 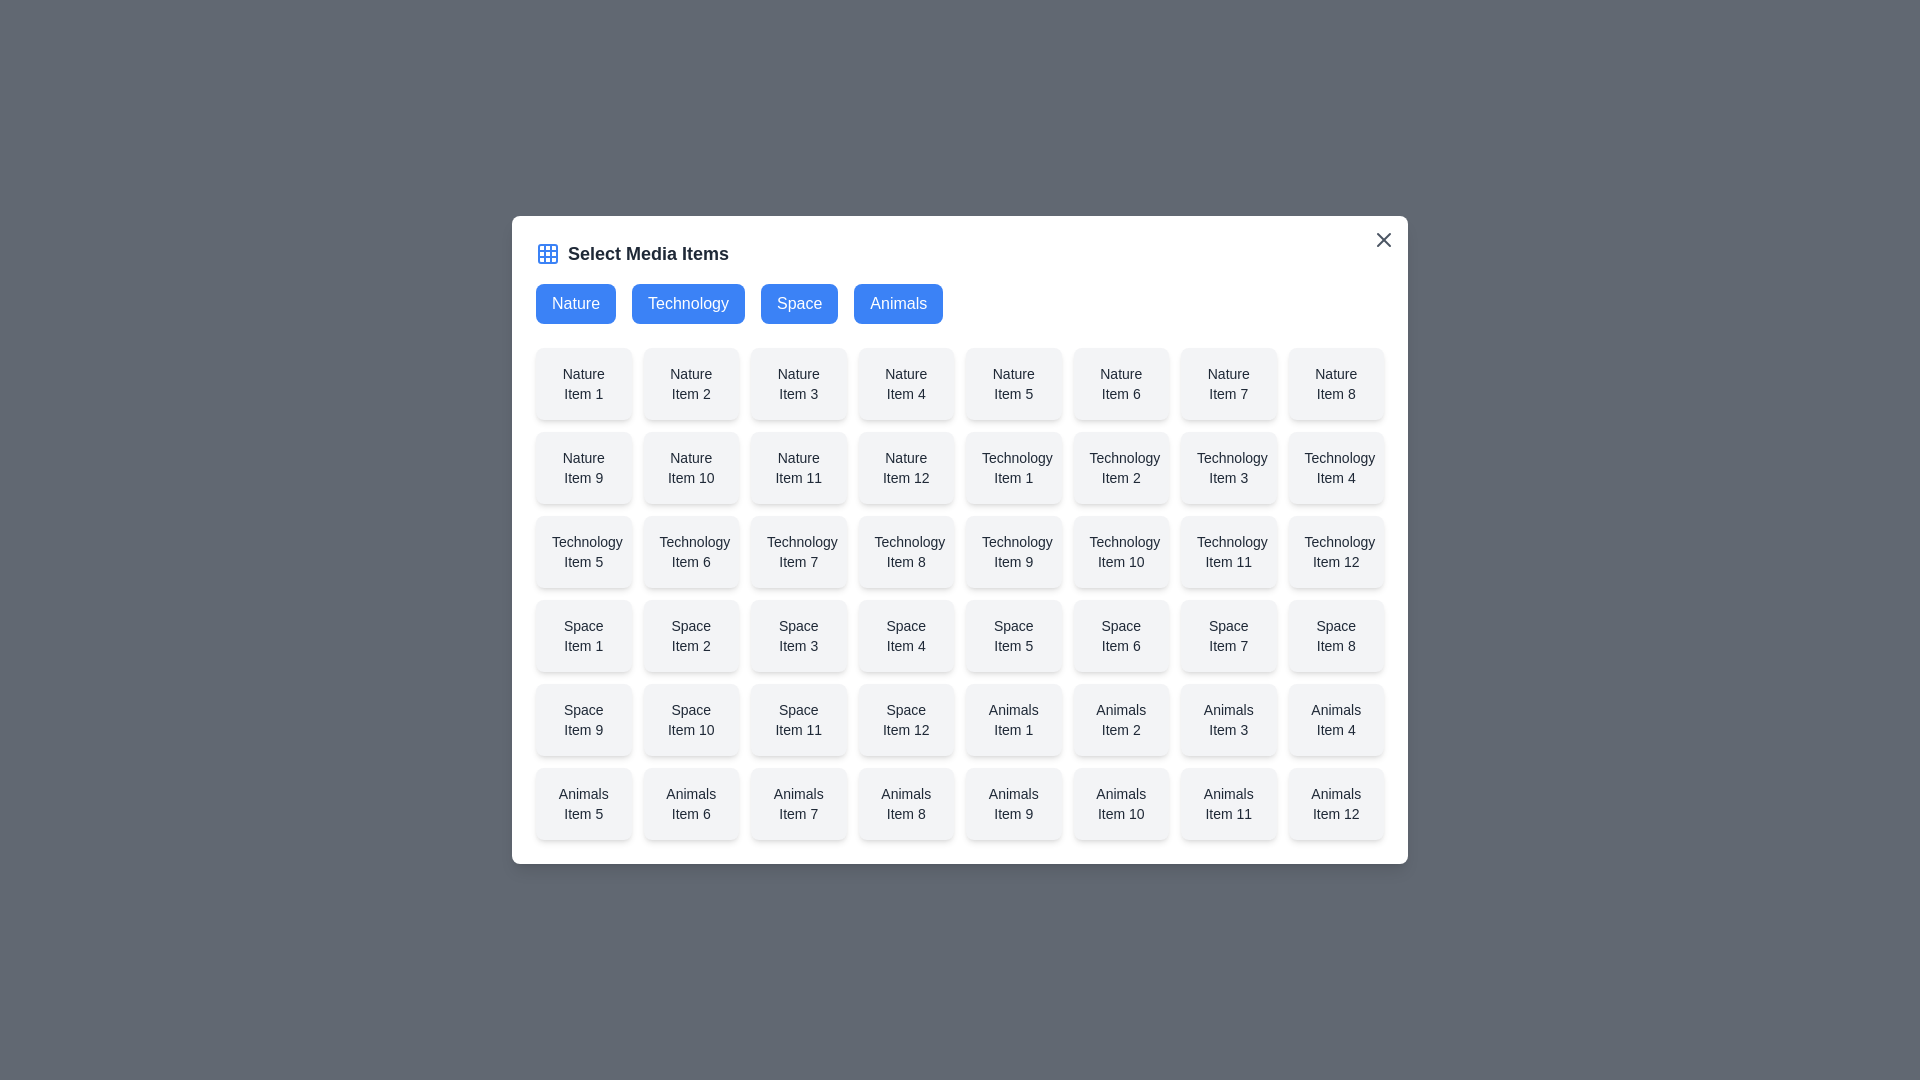 I want to click on the Space button to select the desired category, so click(x=797, y=304).